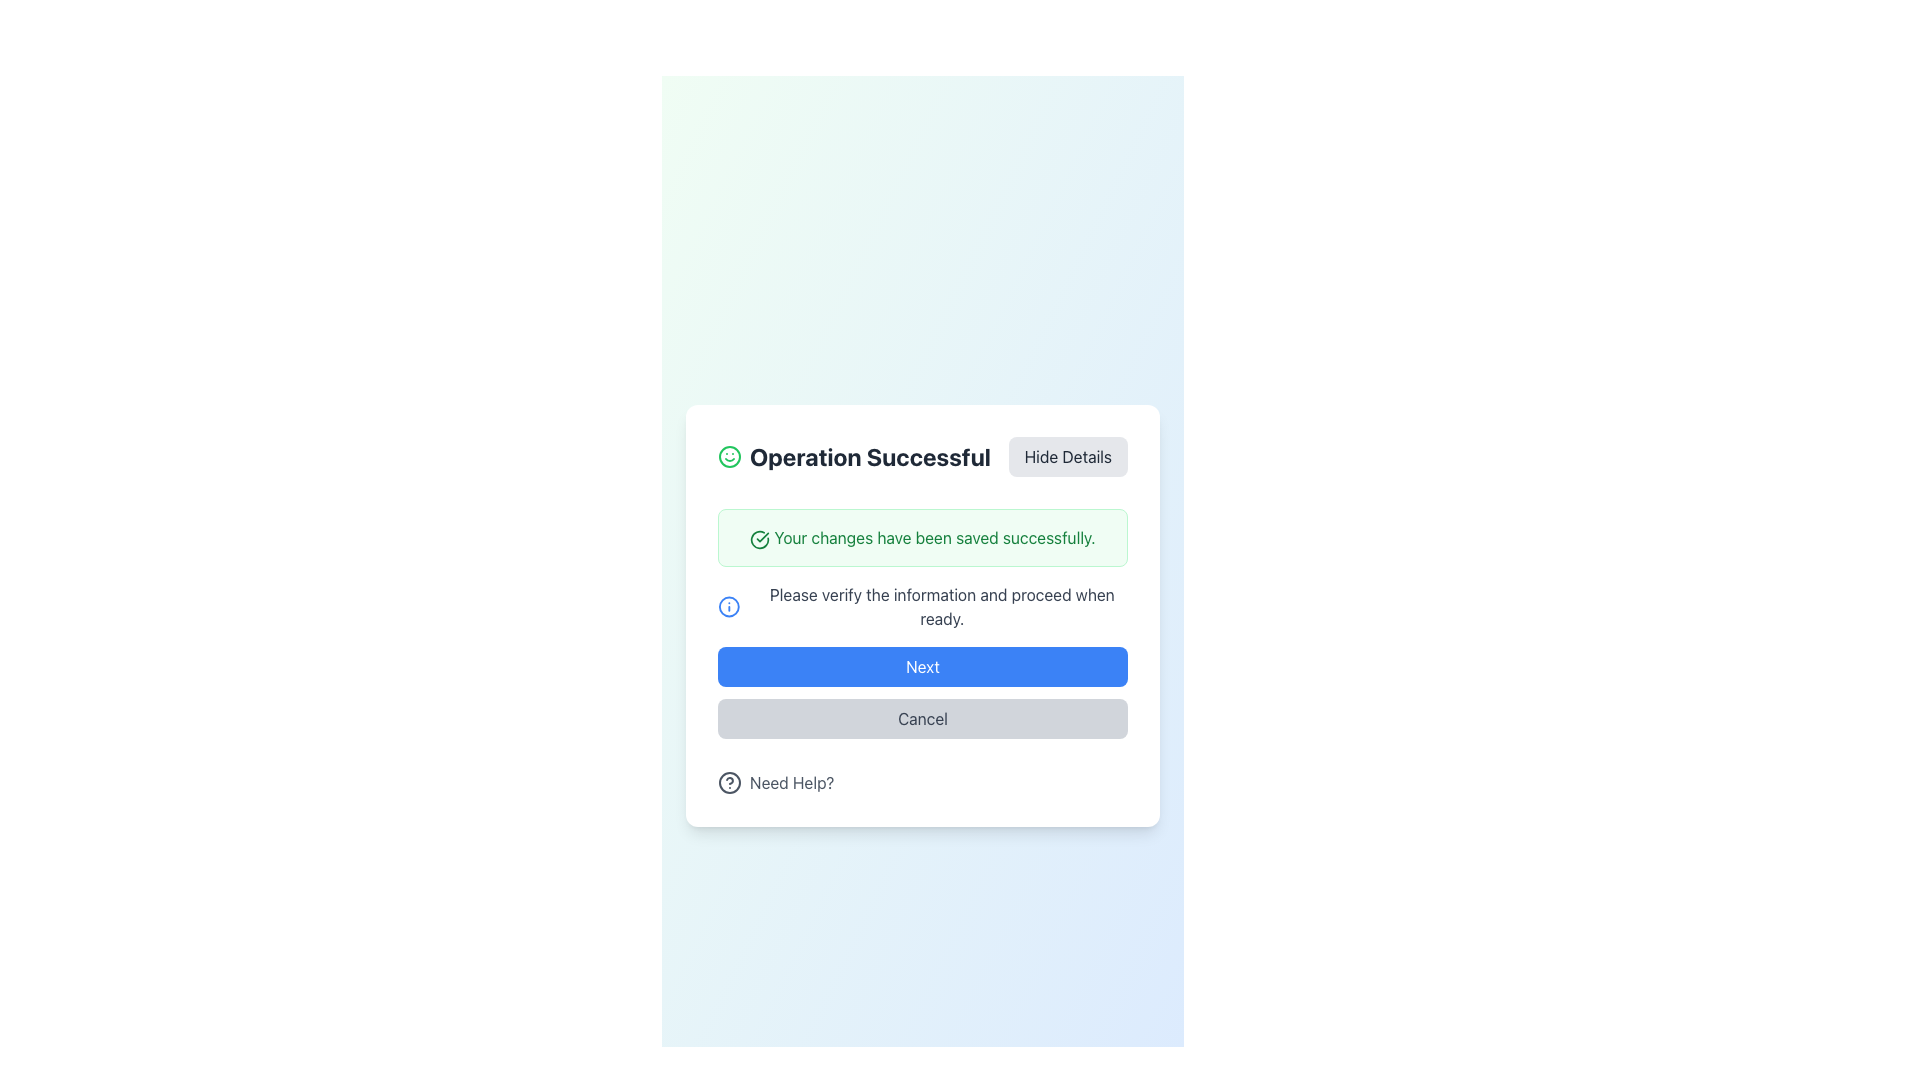  I want to click on the green circular outline of the smiley face icon, which serves as the outermost circular component of the success indicator, so click(728, 456).